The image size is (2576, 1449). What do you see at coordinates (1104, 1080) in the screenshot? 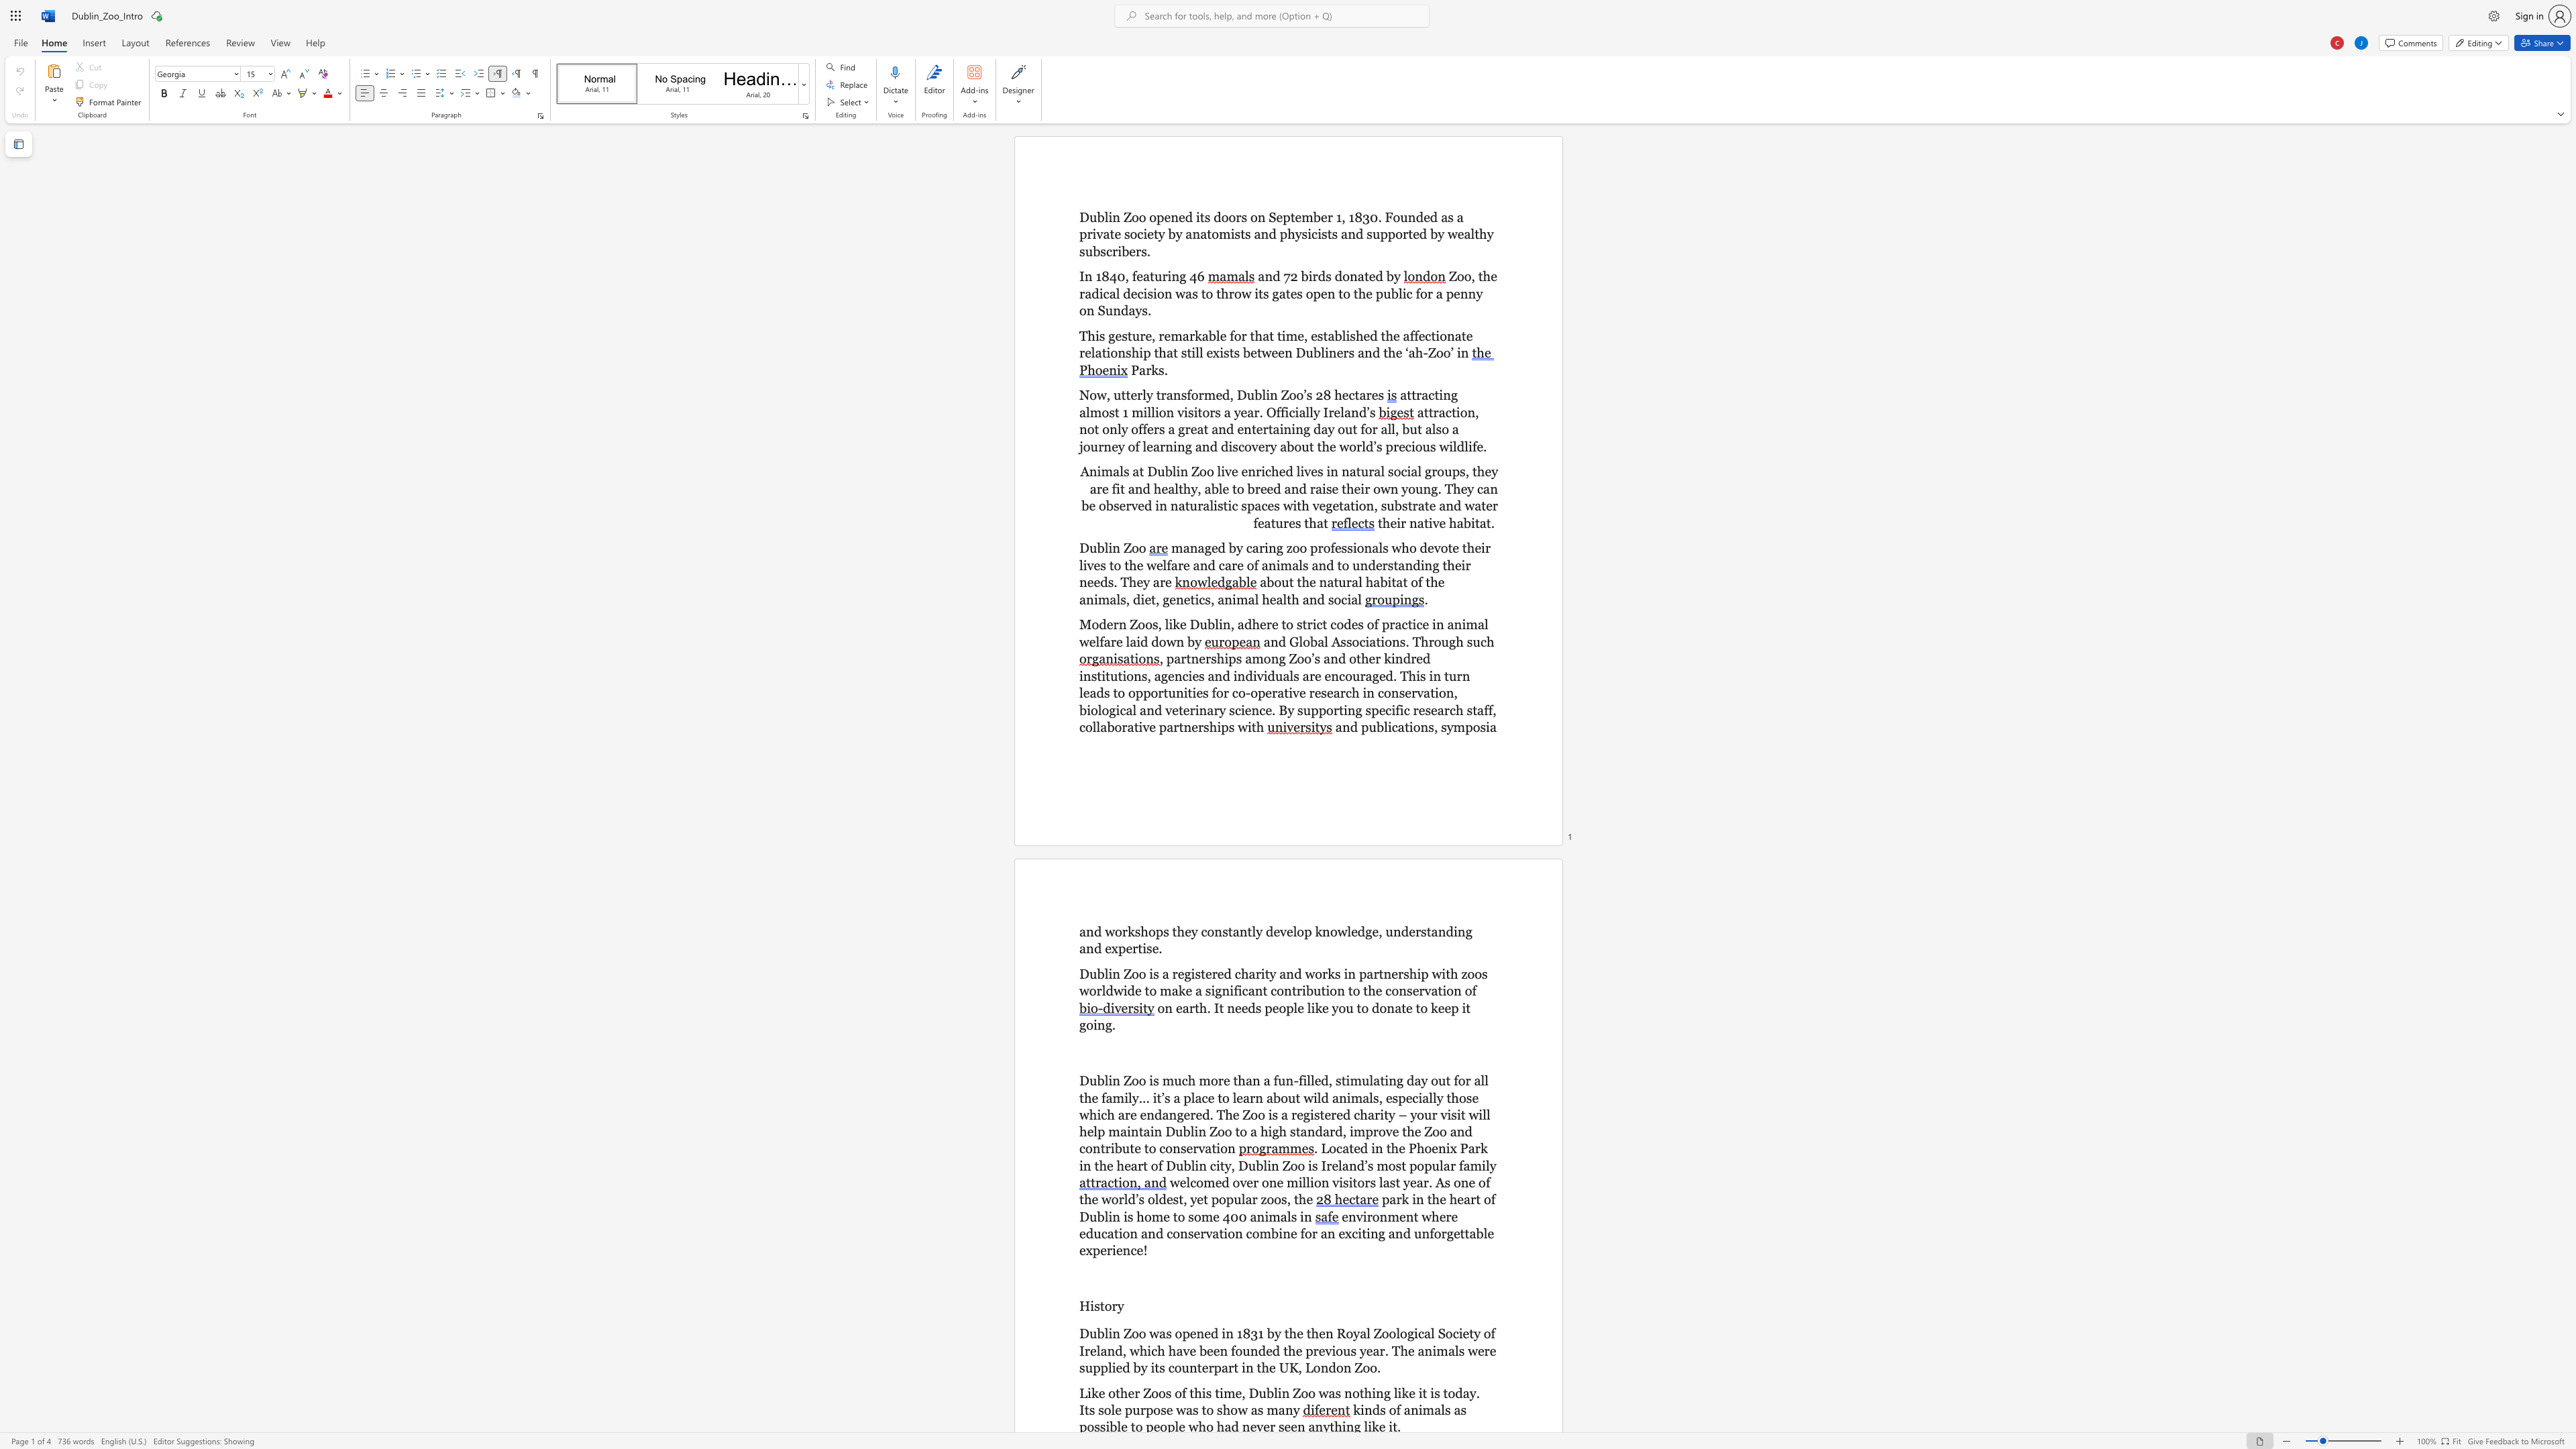
I see `the subset text "lin Zoo is much mor" within the text "Dublin Zoo is much more than a fun-filled, stimulating day out for all the family..."` at bounding box center [1104, 1080].